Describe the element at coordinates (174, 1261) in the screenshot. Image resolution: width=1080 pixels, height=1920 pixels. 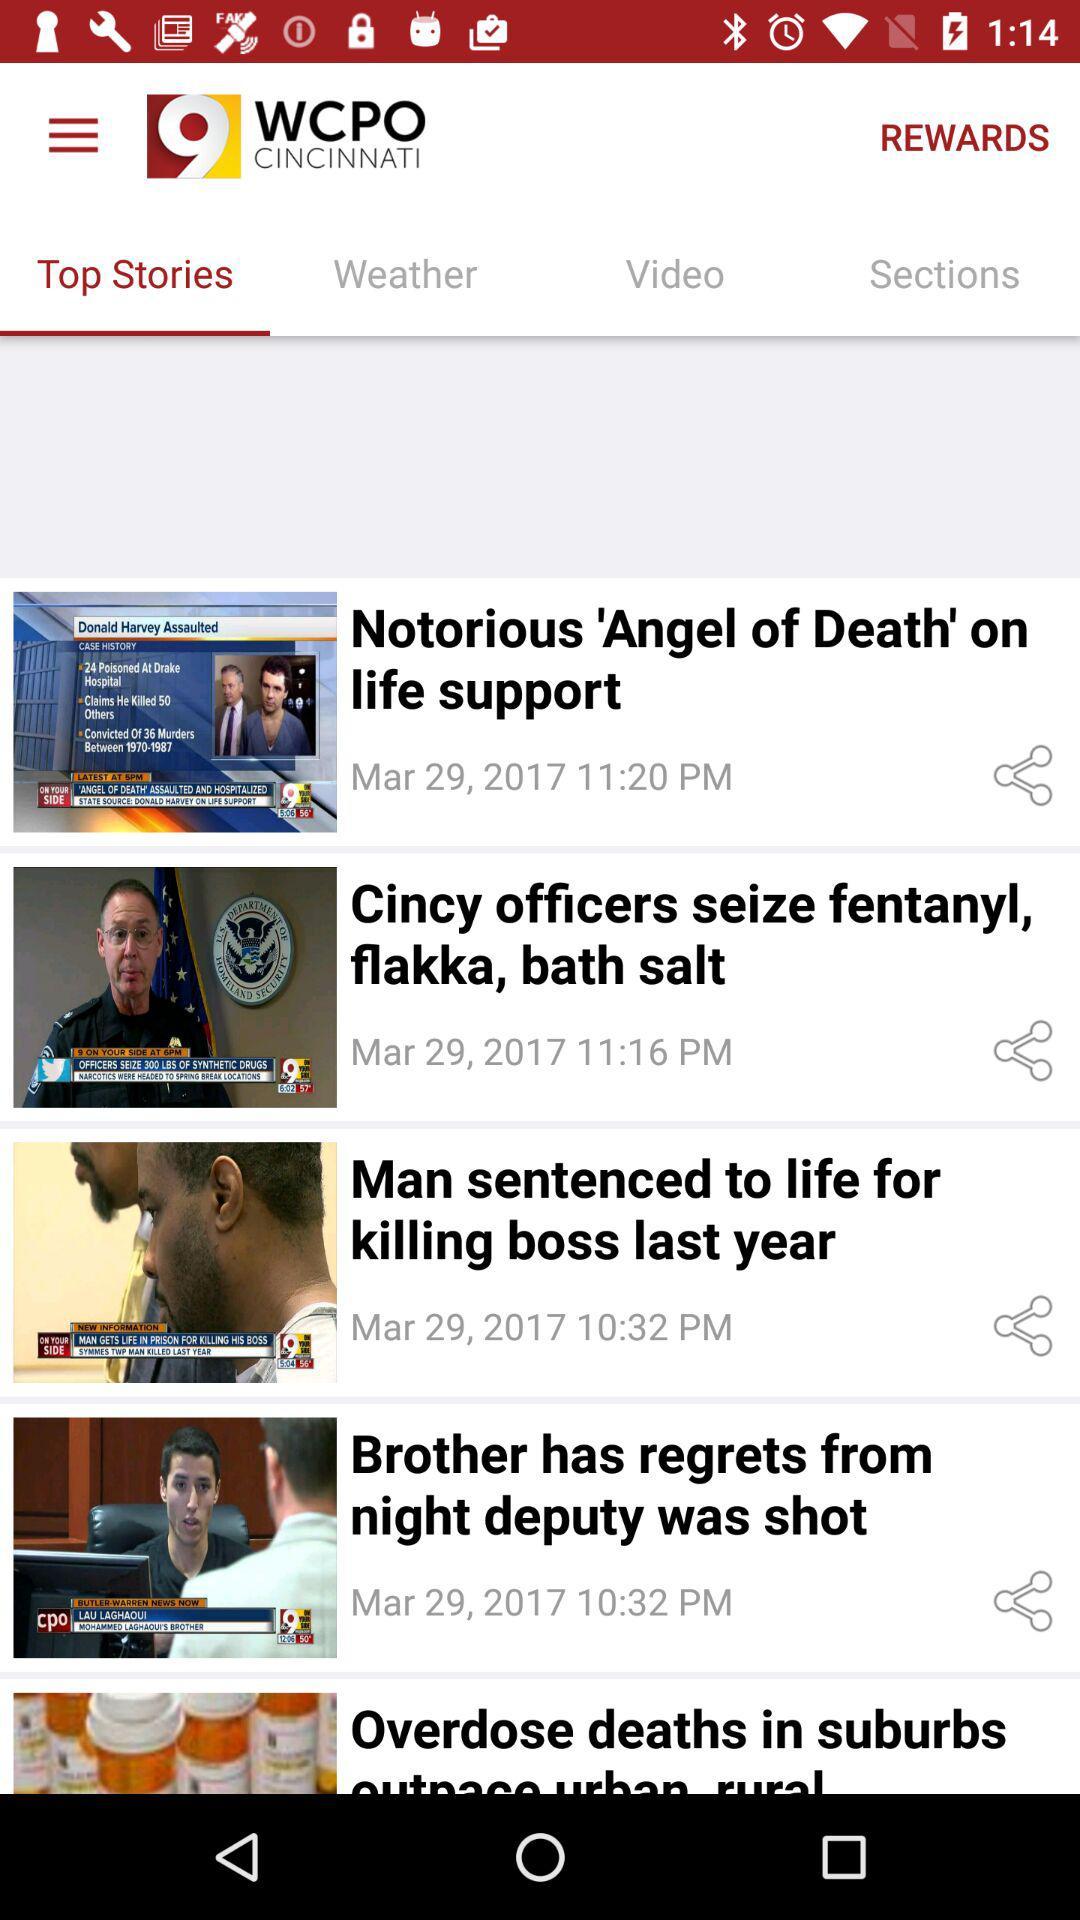
I see `image shows` at that location.